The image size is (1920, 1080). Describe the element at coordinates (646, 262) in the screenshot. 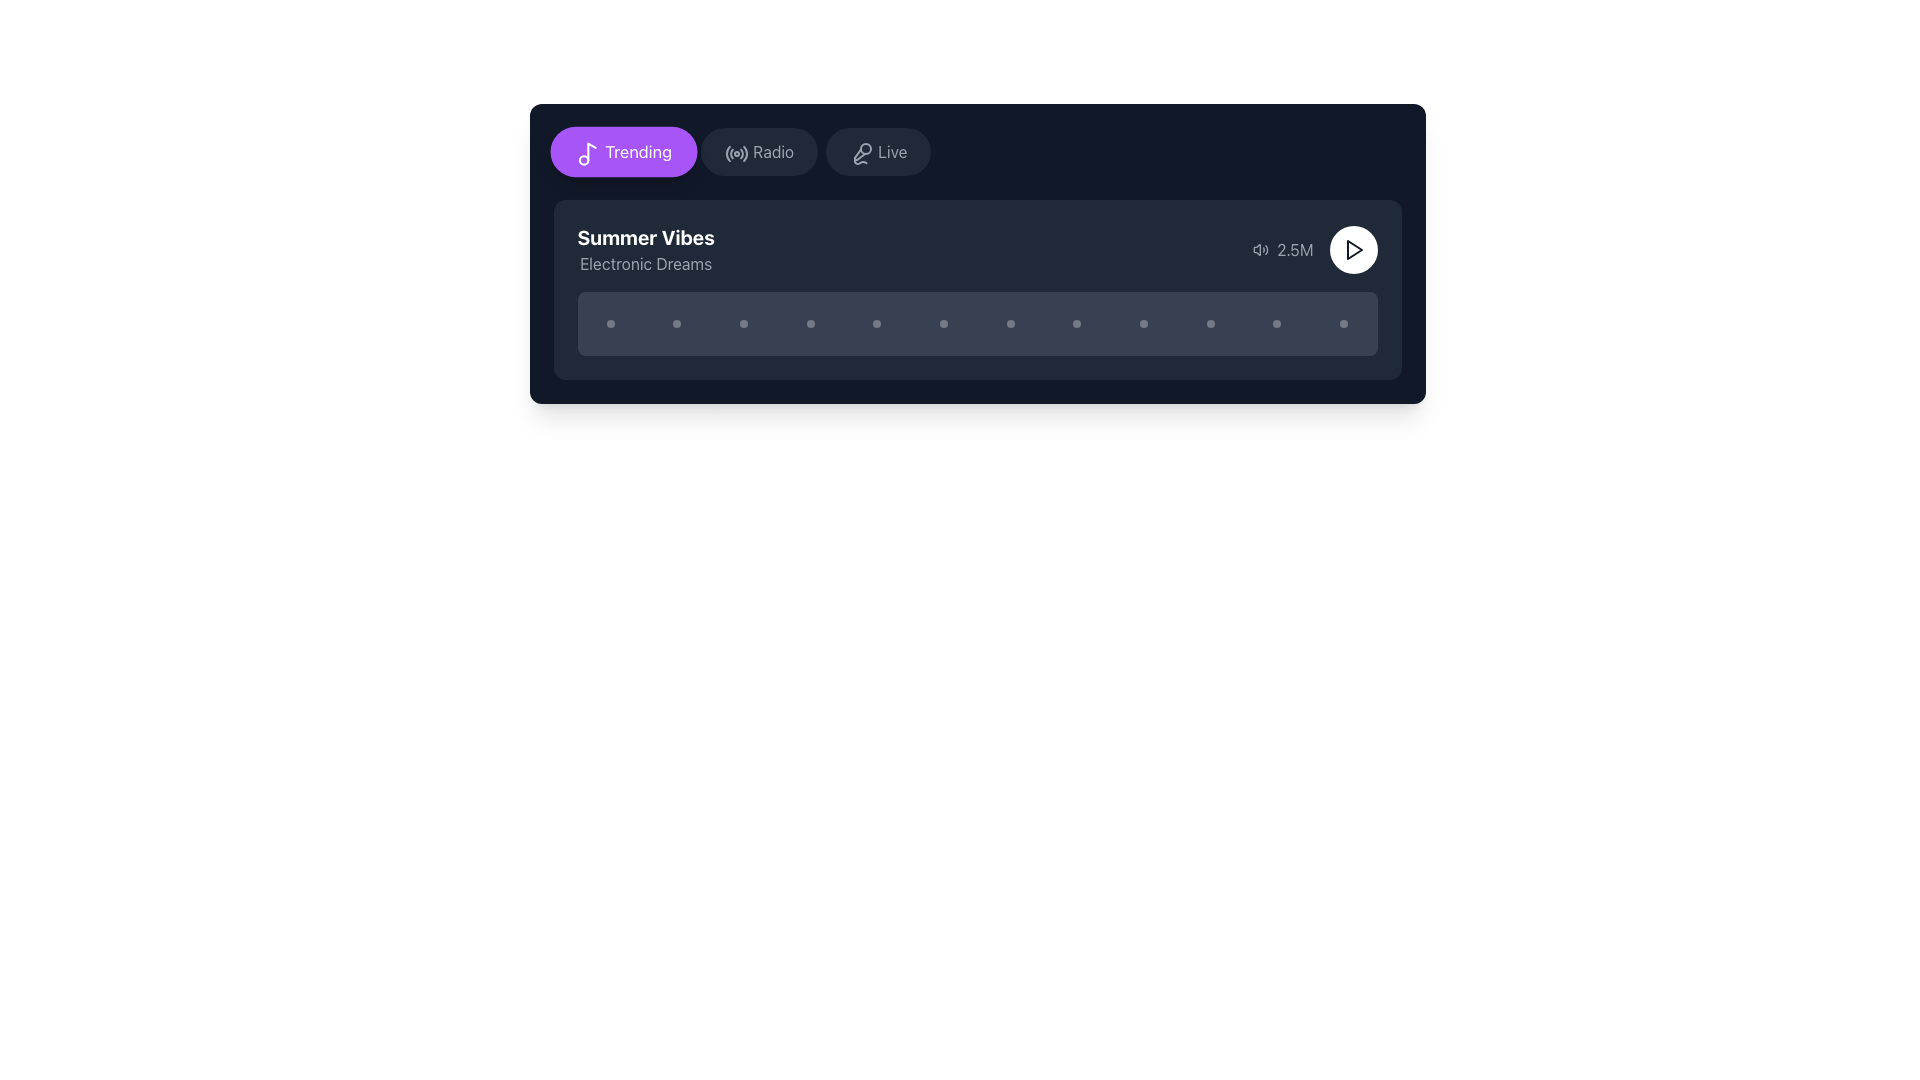

I see `the 'Electronic Dreams' text label, which is a smaller gray font positioned directly beneath the larger 'Summer Vibes' label within the content card` at that location.